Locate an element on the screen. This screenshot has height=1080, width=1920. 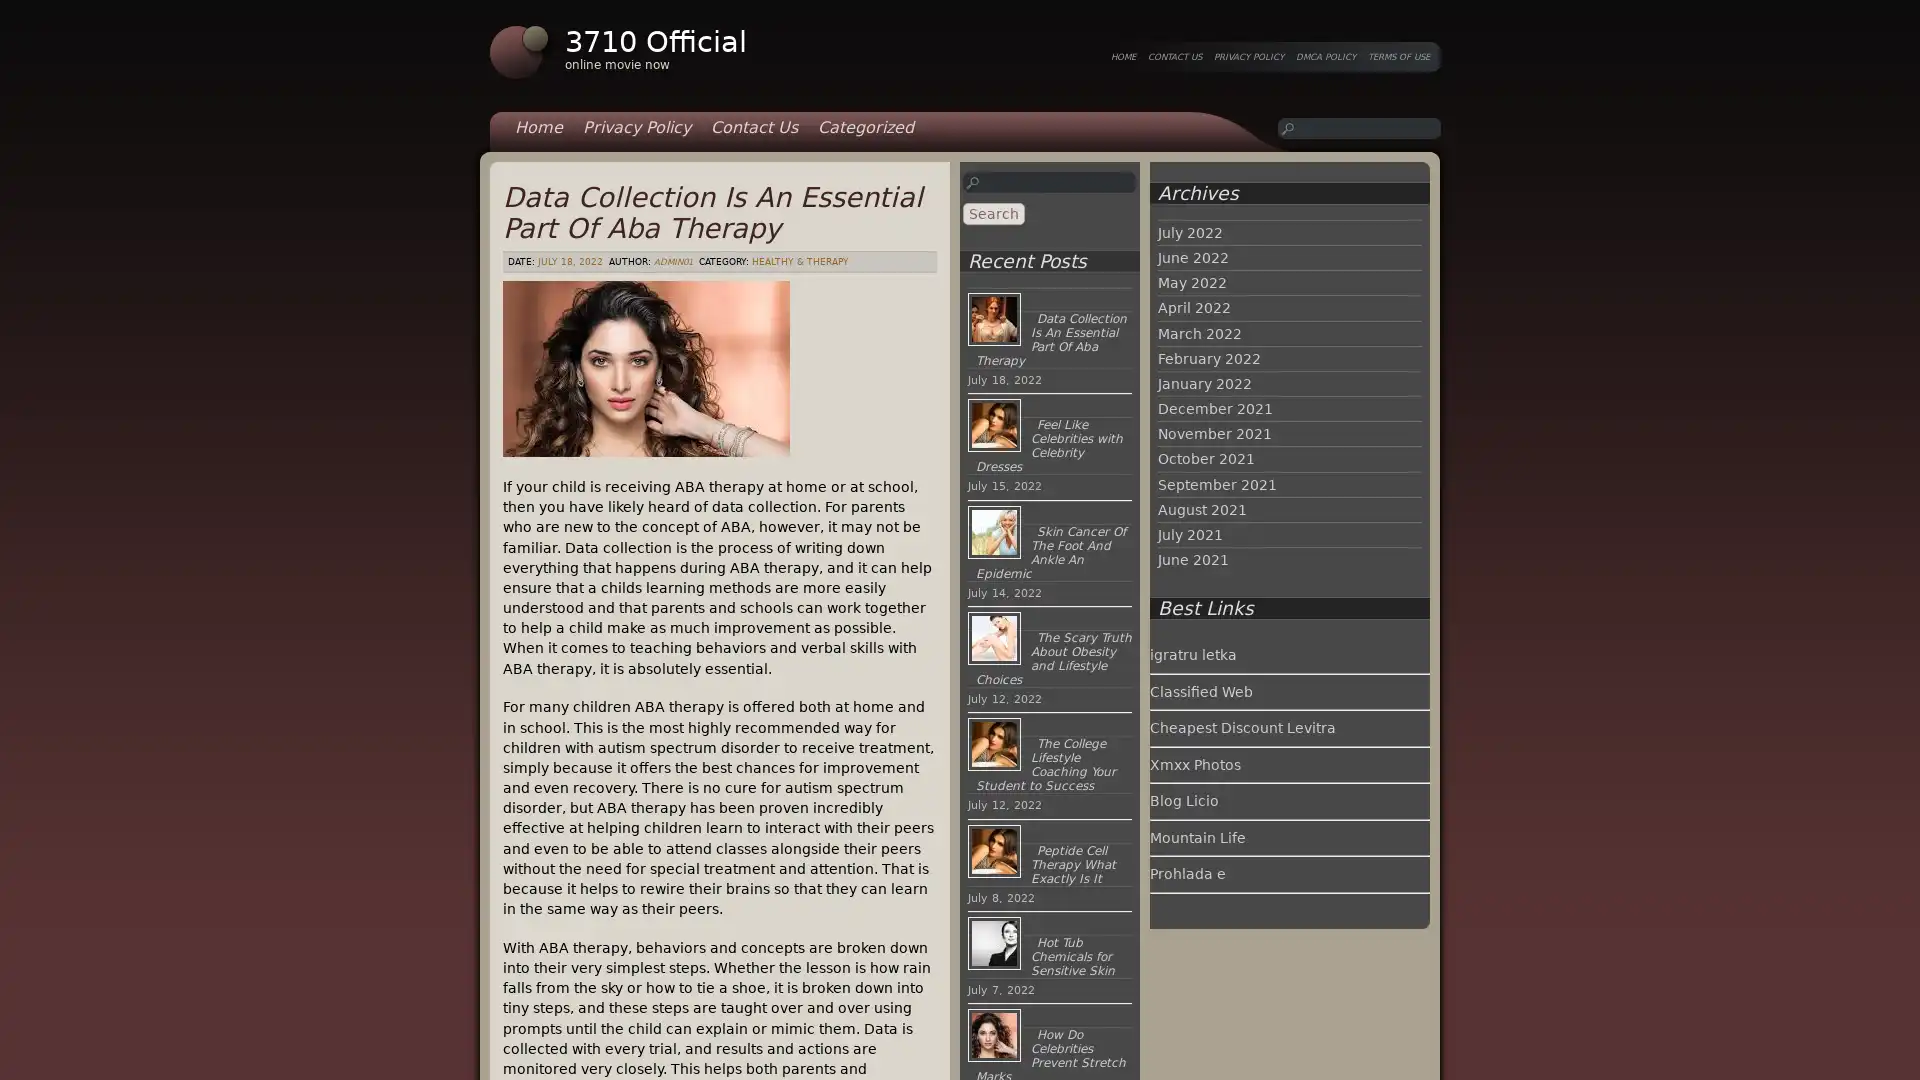
Search is located at coordinates (993, 213).